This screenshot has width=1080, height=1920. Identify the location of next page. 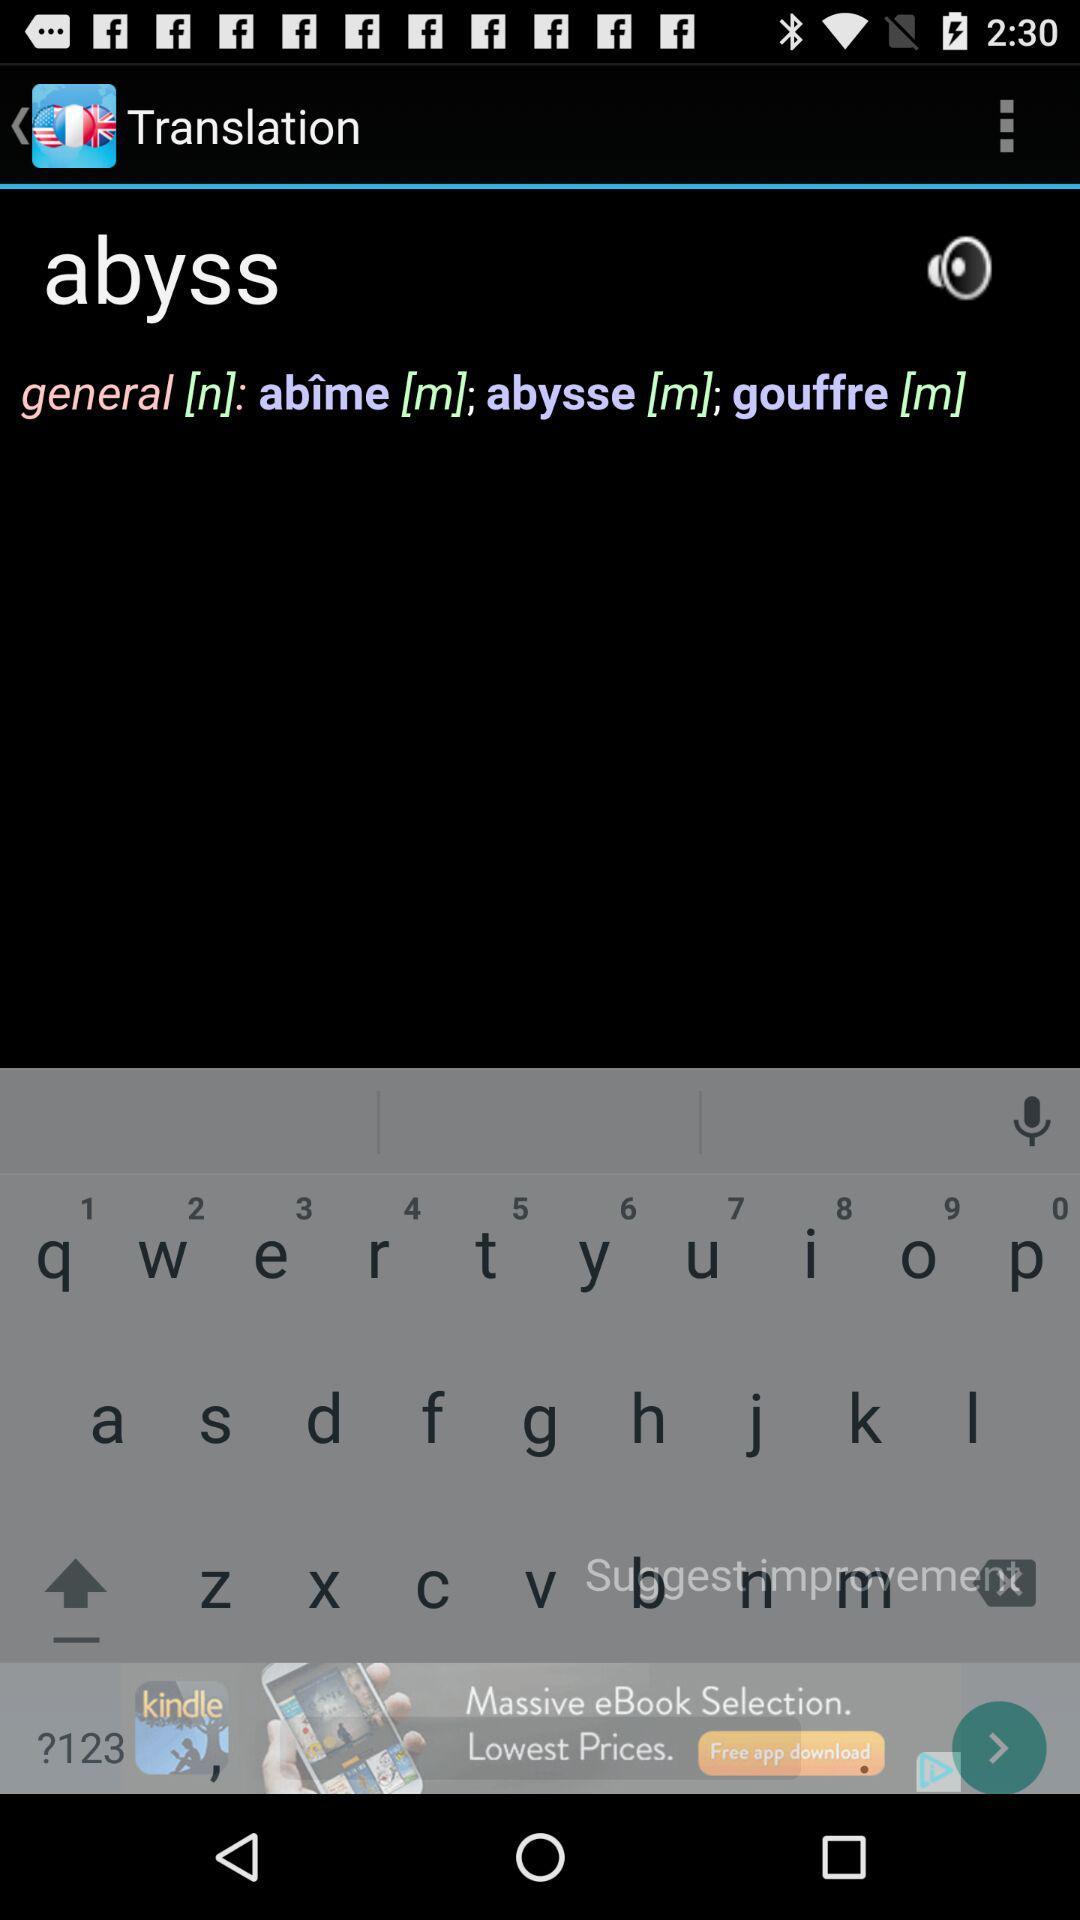
(540, 1727).